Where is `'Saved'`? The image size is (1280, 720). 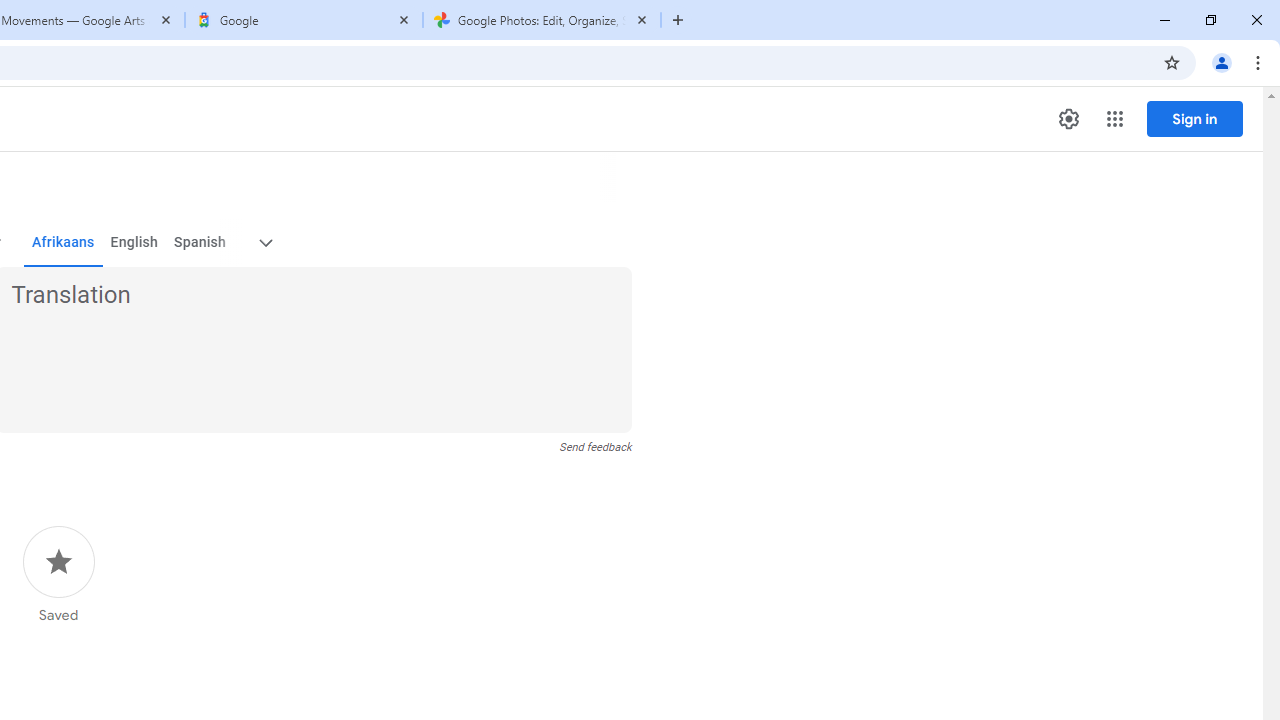
'Saved' is located at coordinates (58, 575).